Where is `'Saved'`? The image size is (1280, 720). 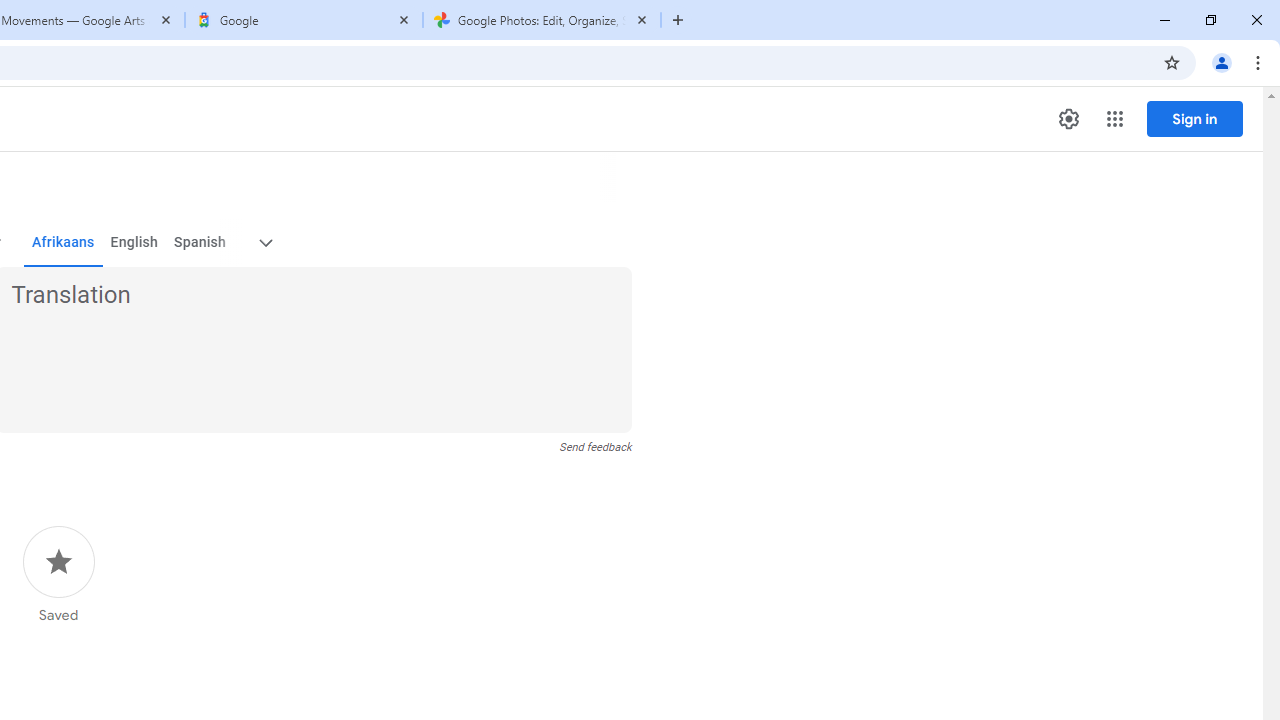
'Saved' is located at coordinates (58, 575).